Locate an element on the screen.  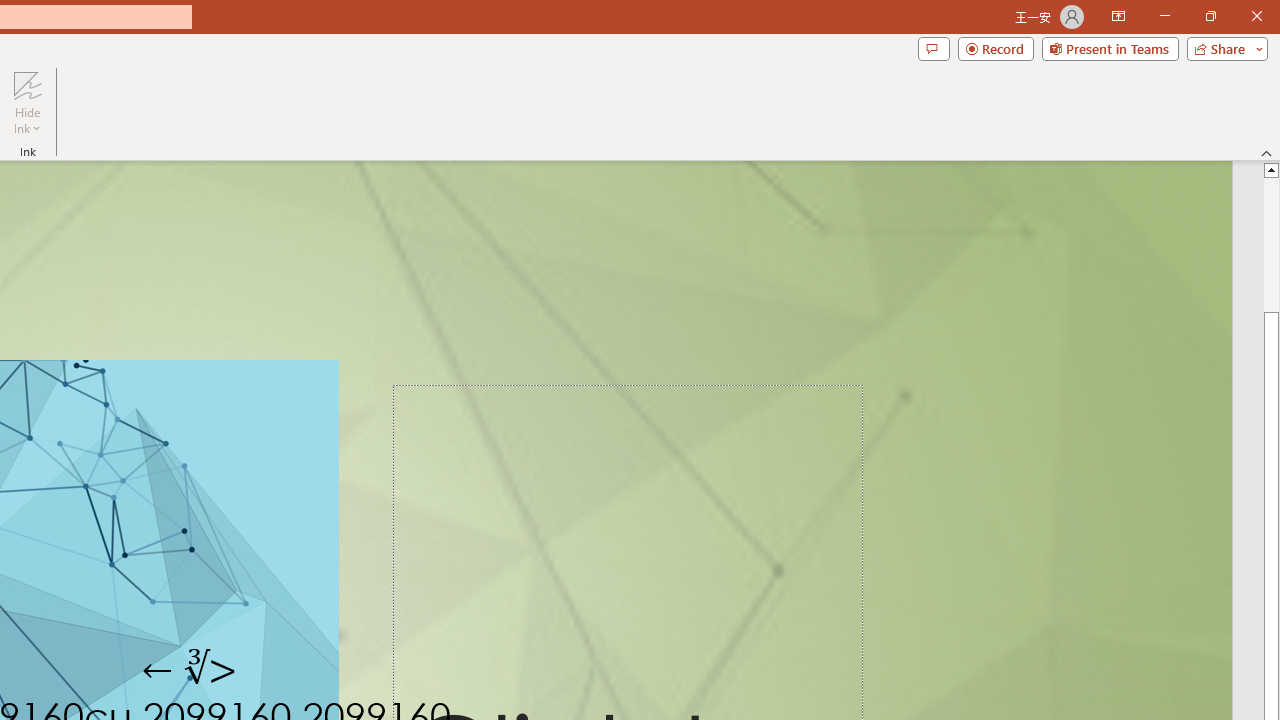
'Hide Ink' is located at coordinates (27, 103).